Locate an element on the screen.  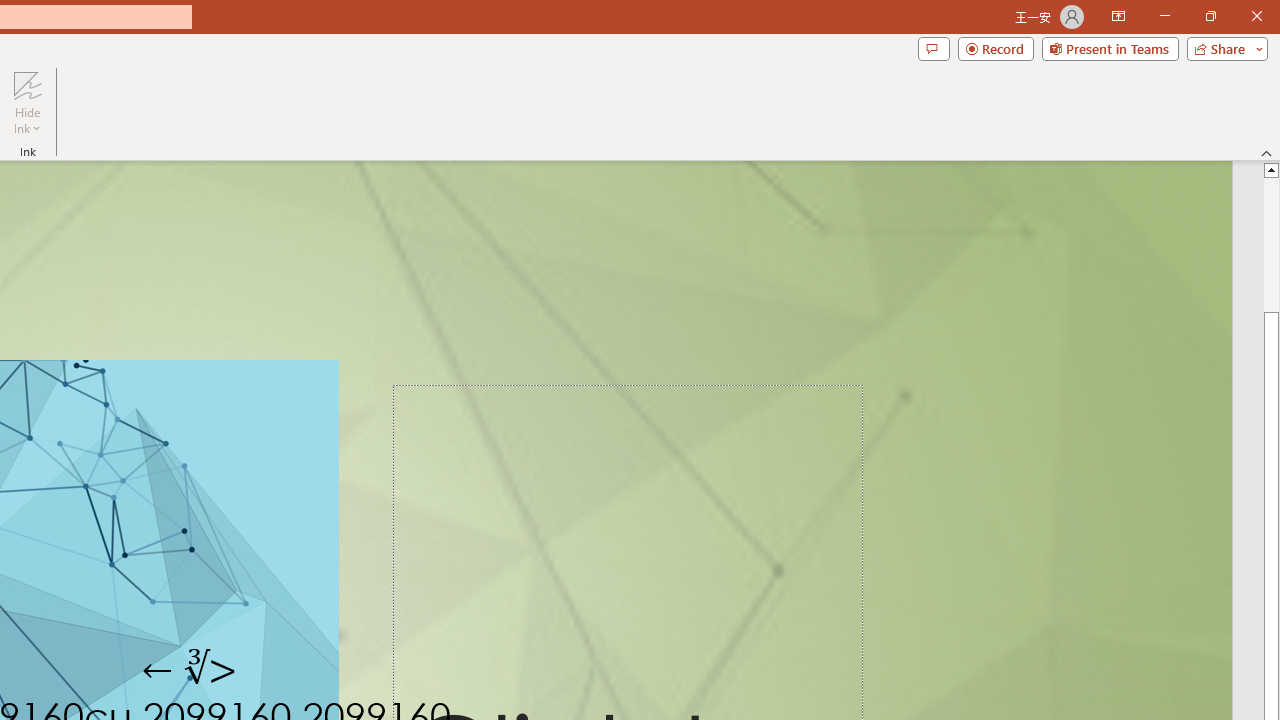
'Hide Ink' is located at coordinates (27, 103).